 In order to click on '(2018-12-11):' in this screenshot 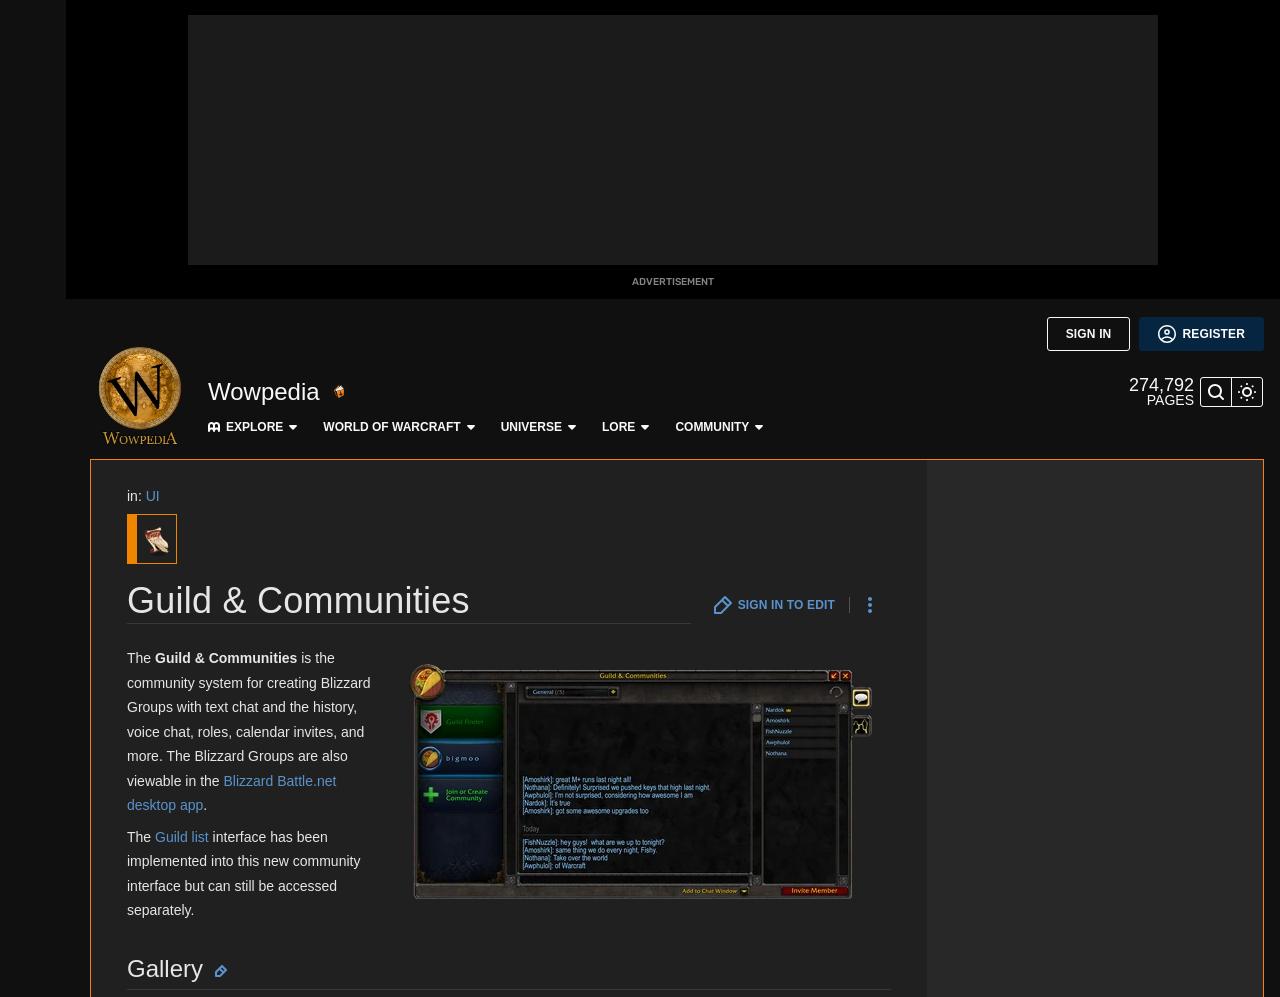, I will do `click(274, 46)`.